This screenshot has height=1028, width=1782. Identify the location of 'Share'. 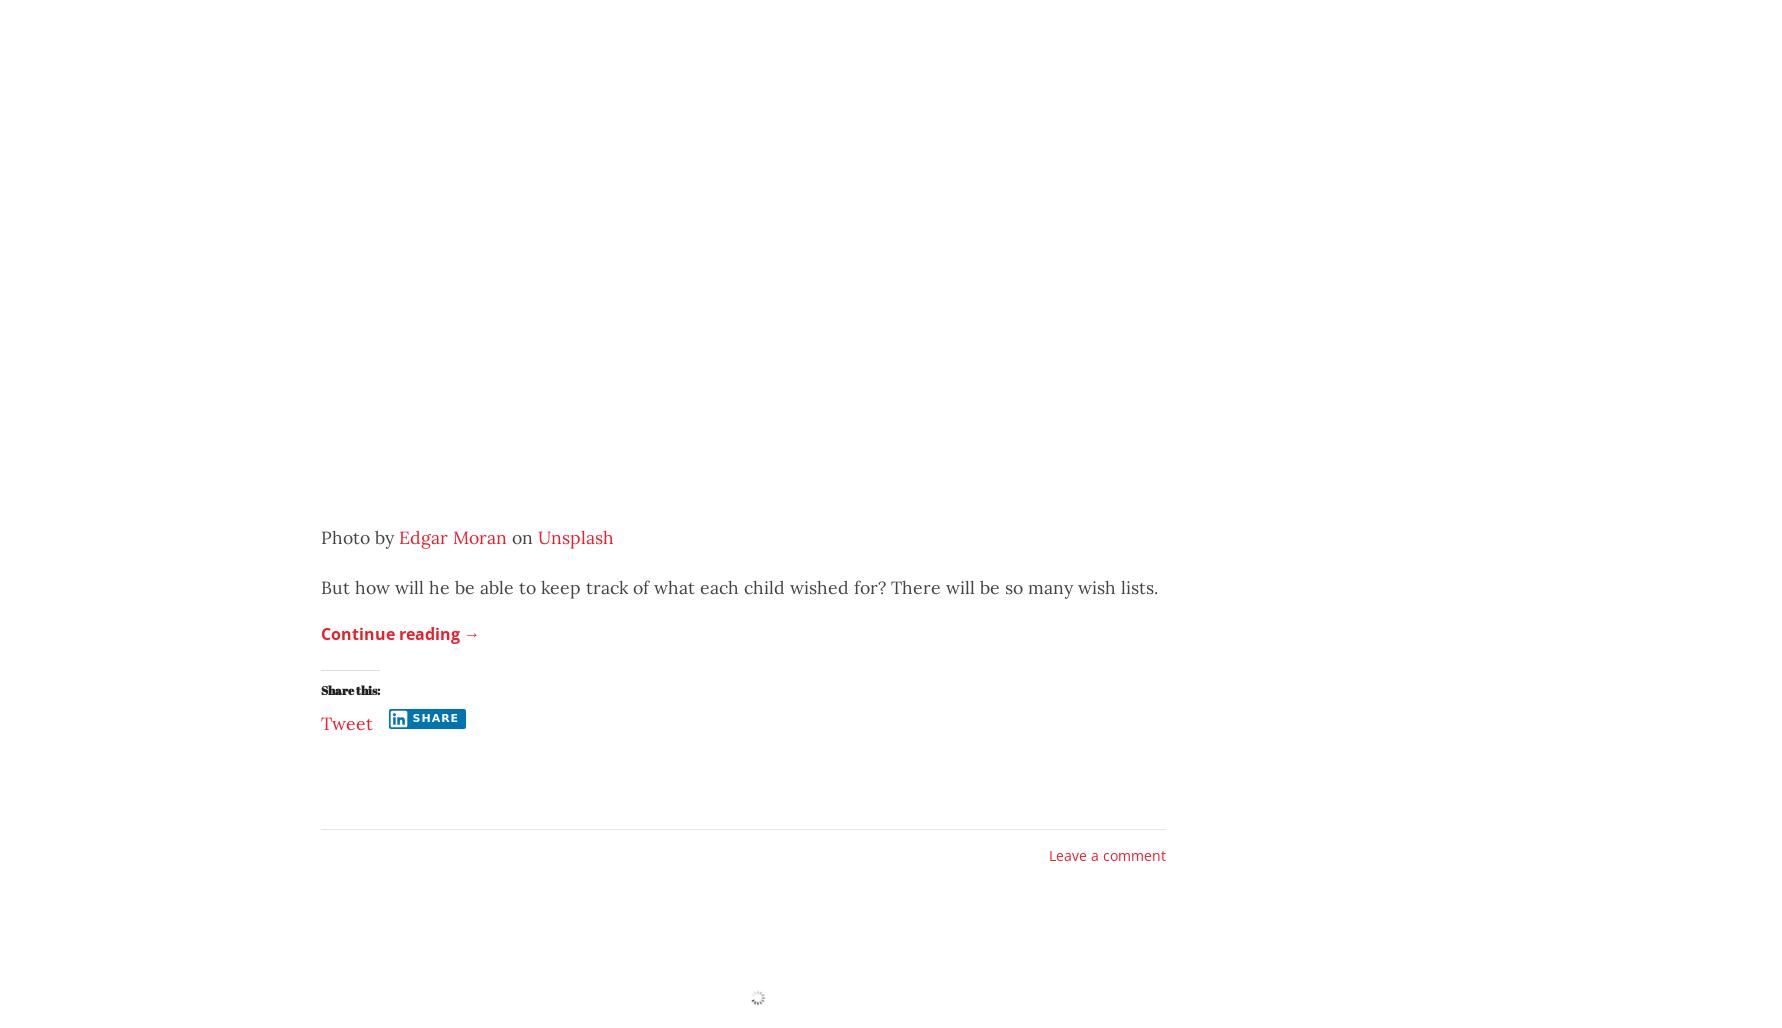
(435, 717).